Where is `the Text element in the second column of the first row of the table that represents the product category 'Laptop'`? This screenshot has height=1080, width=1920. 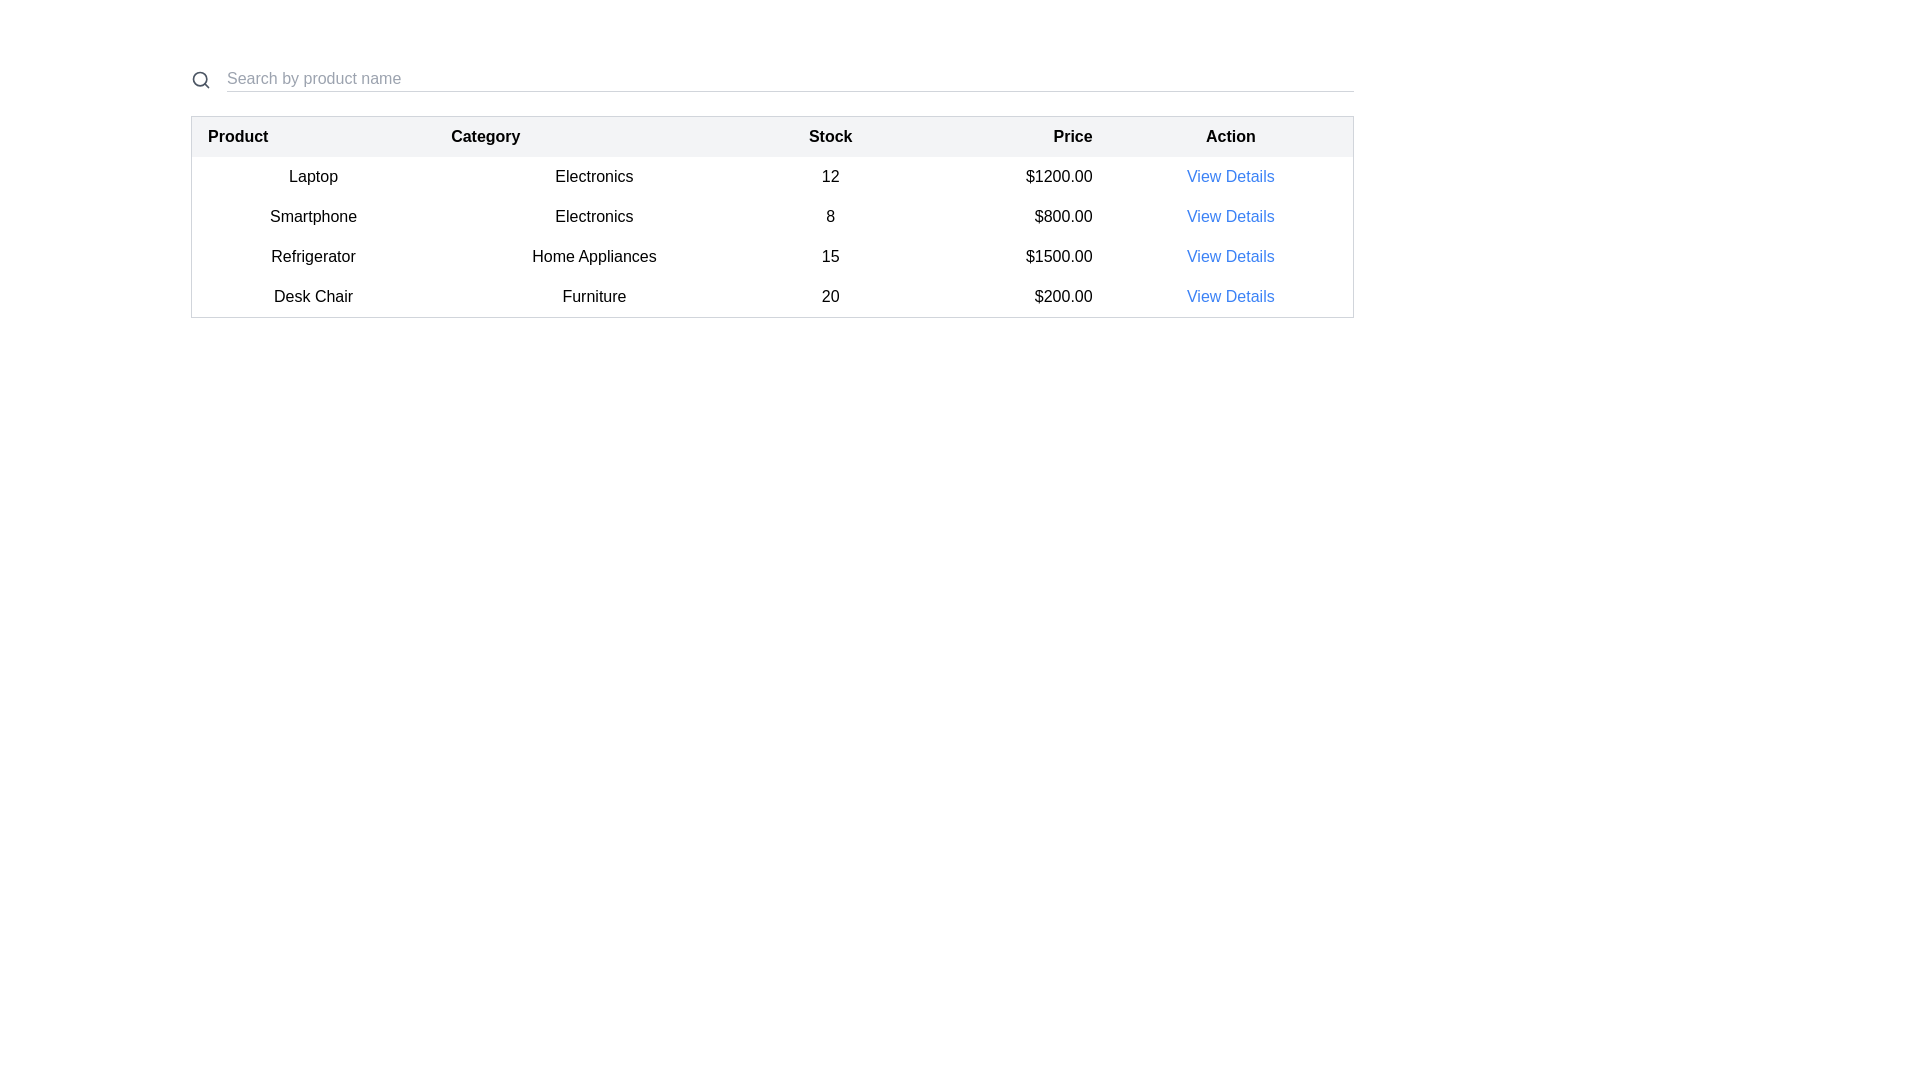 the Text element in the second column of the first row of the table that represents the product category 'Laptop' is located at coordinates (593, 176).